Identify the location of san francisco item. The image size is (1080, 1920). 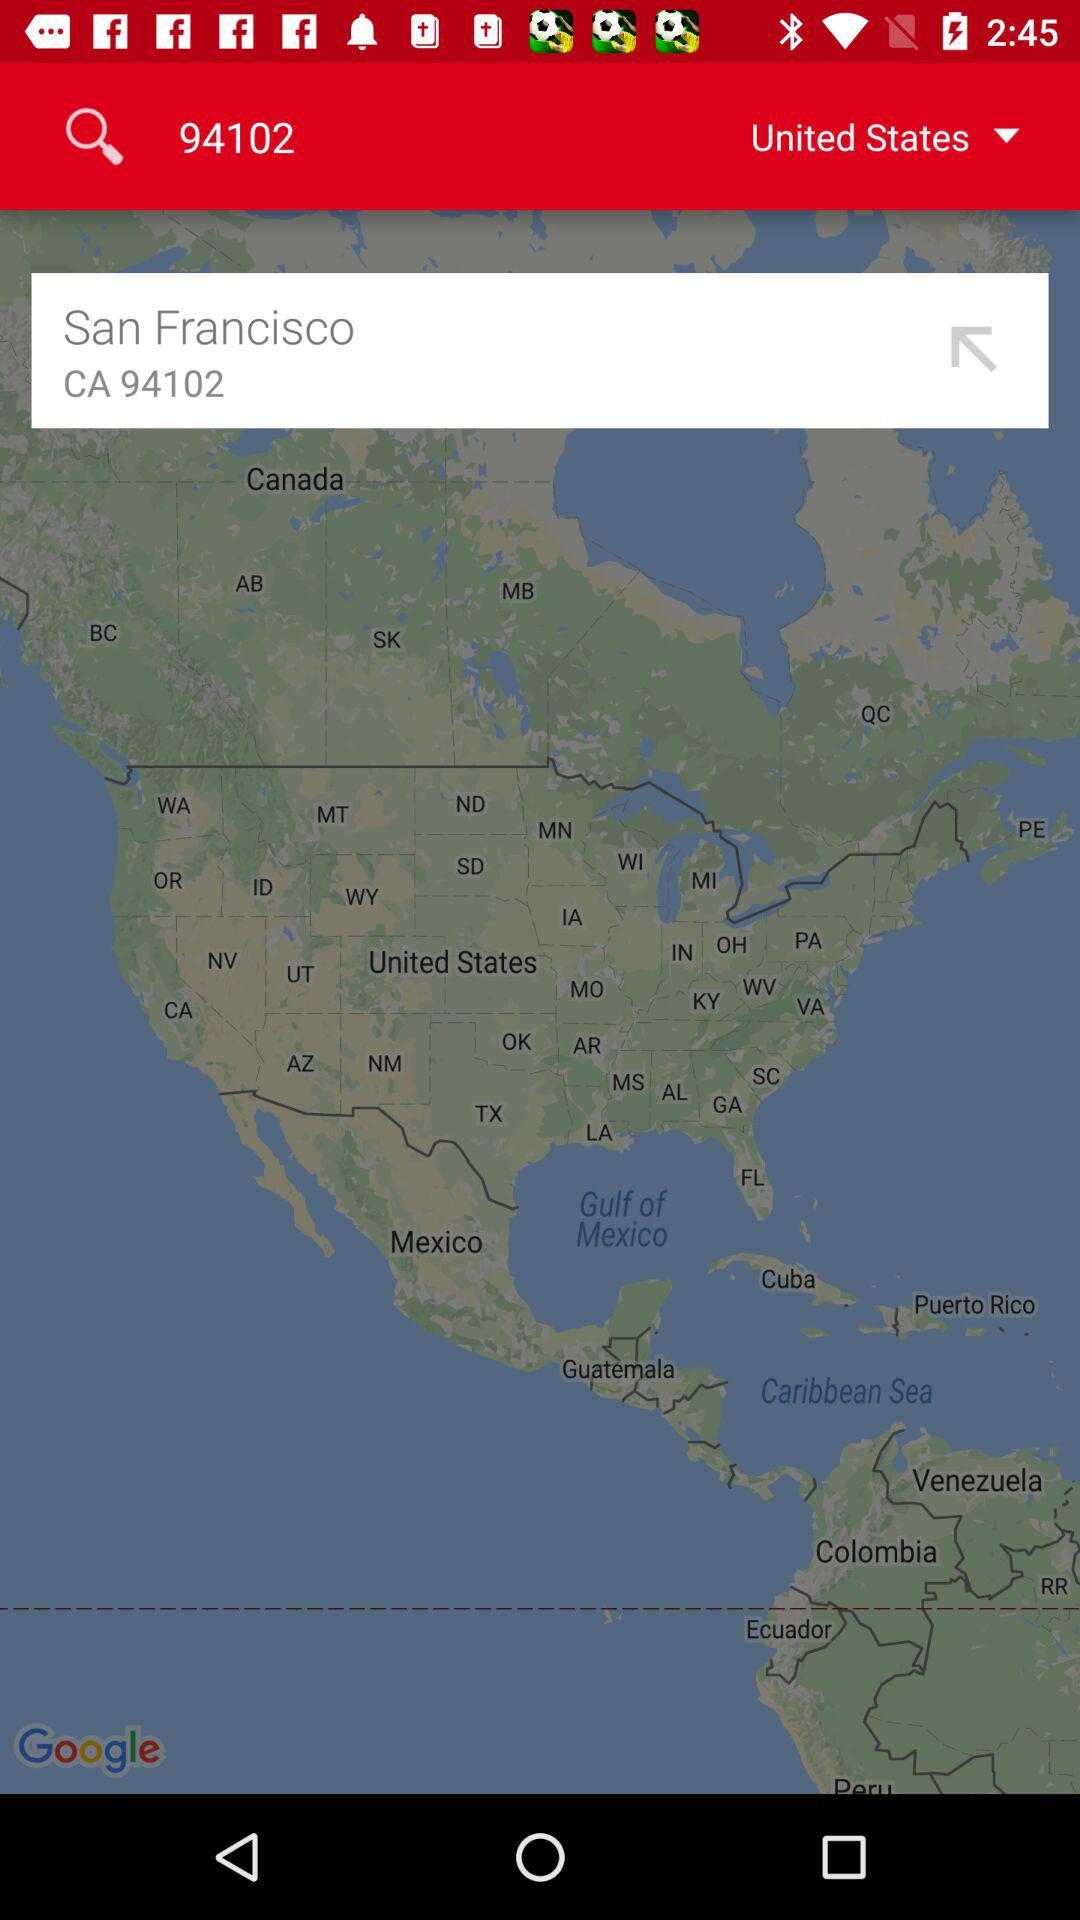
(496, 325).